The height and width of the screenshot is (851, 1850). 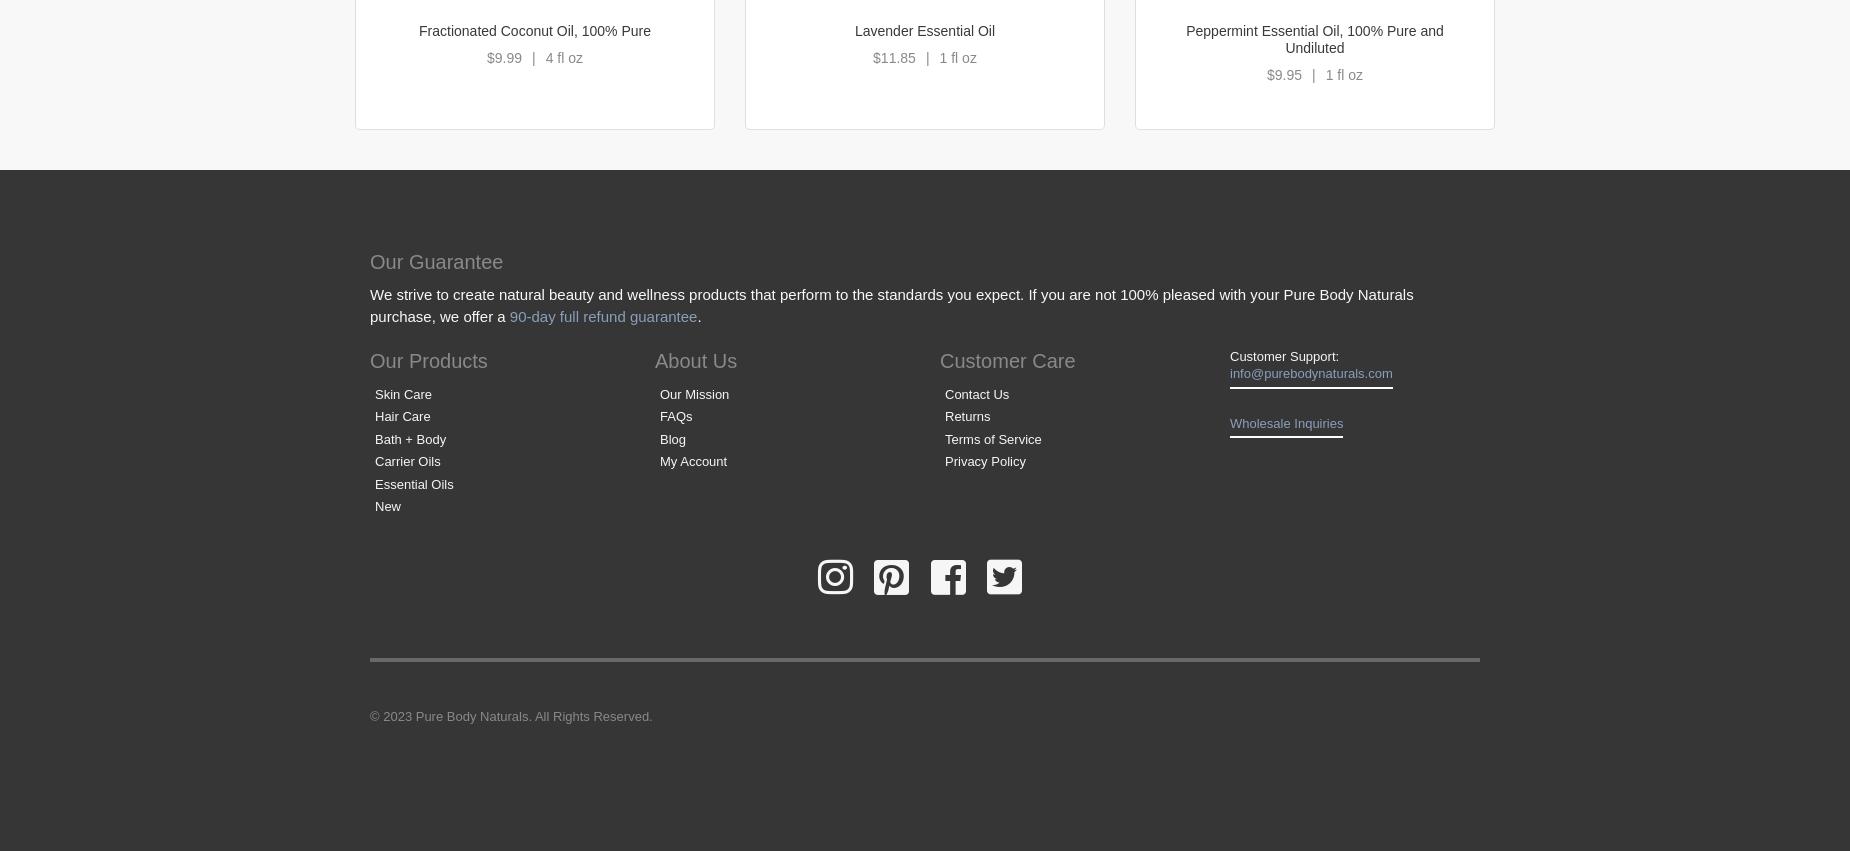 I want to click on 'About Us', so click(x=695, y=359).